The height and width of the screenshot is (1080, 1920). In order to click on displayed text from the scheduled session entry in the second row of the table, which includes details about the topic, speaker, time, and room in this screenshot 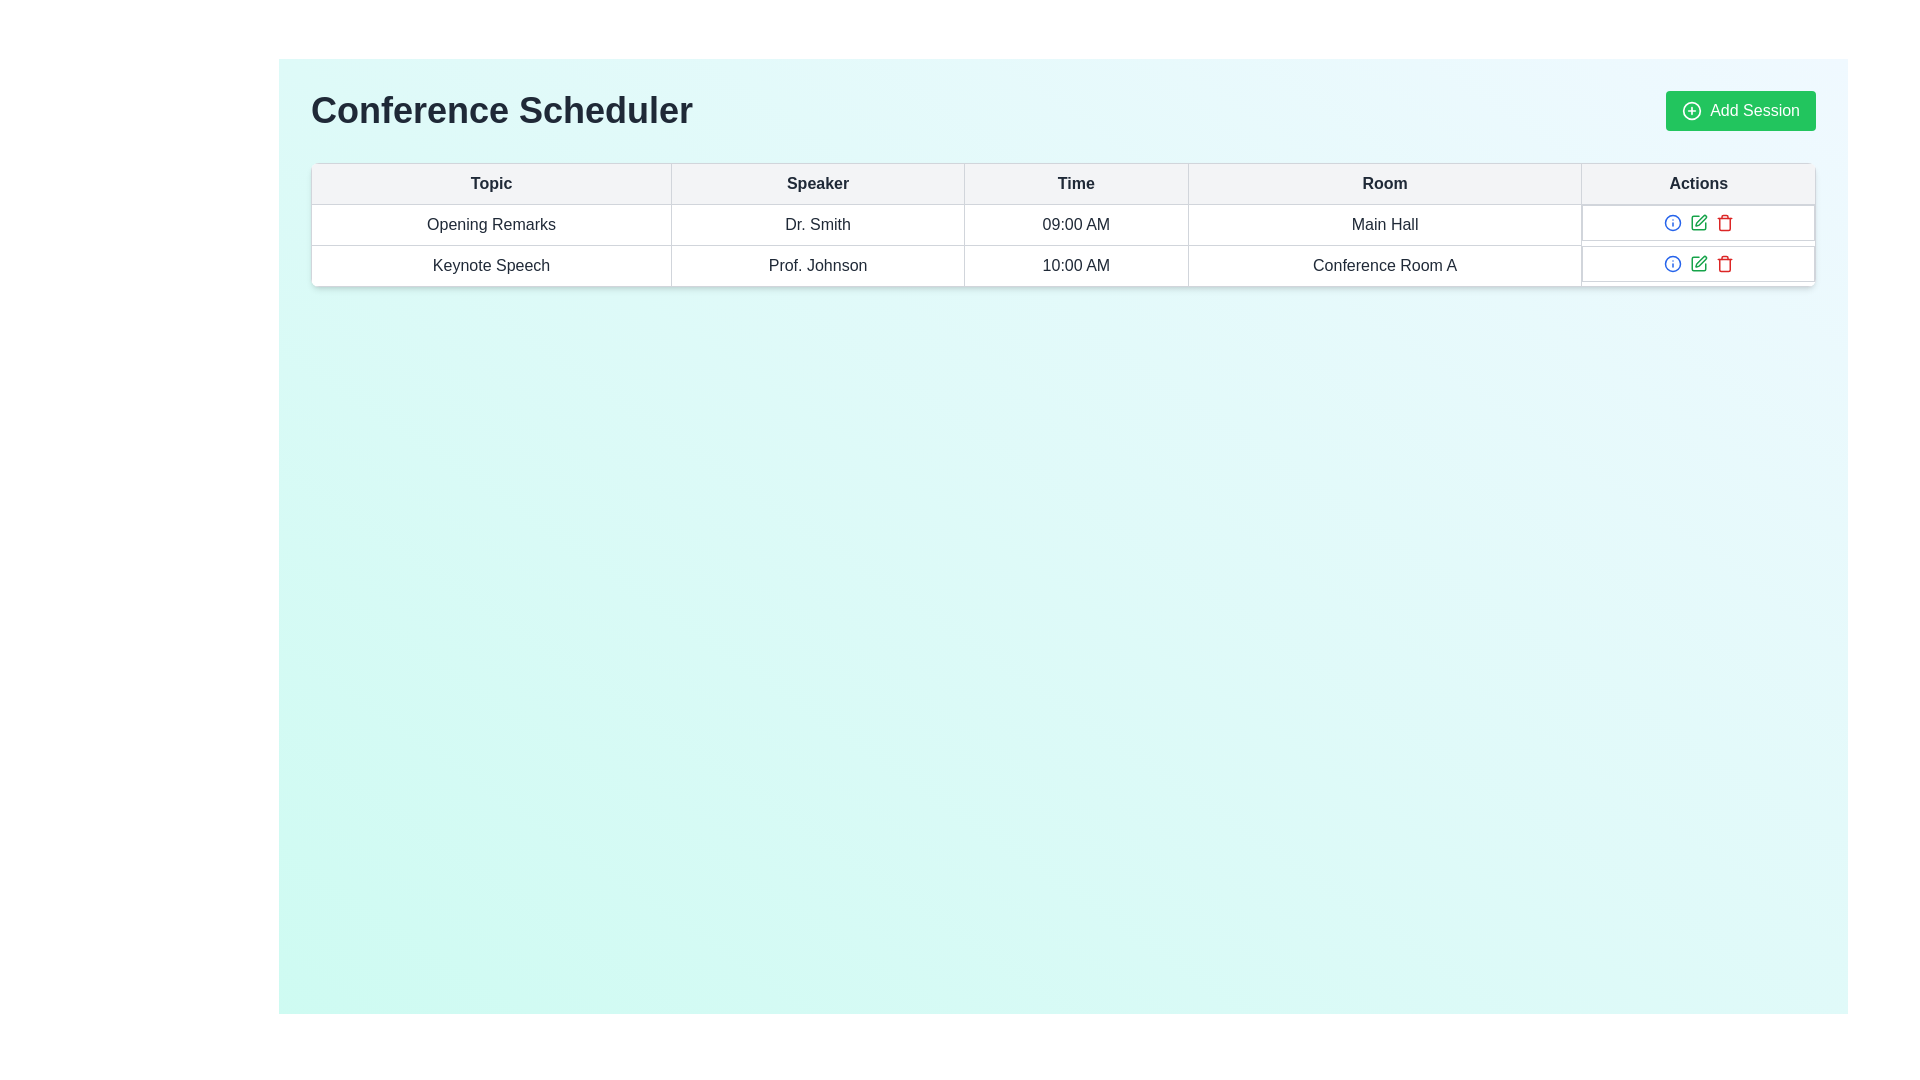, I will do `click(1062, 265)`.